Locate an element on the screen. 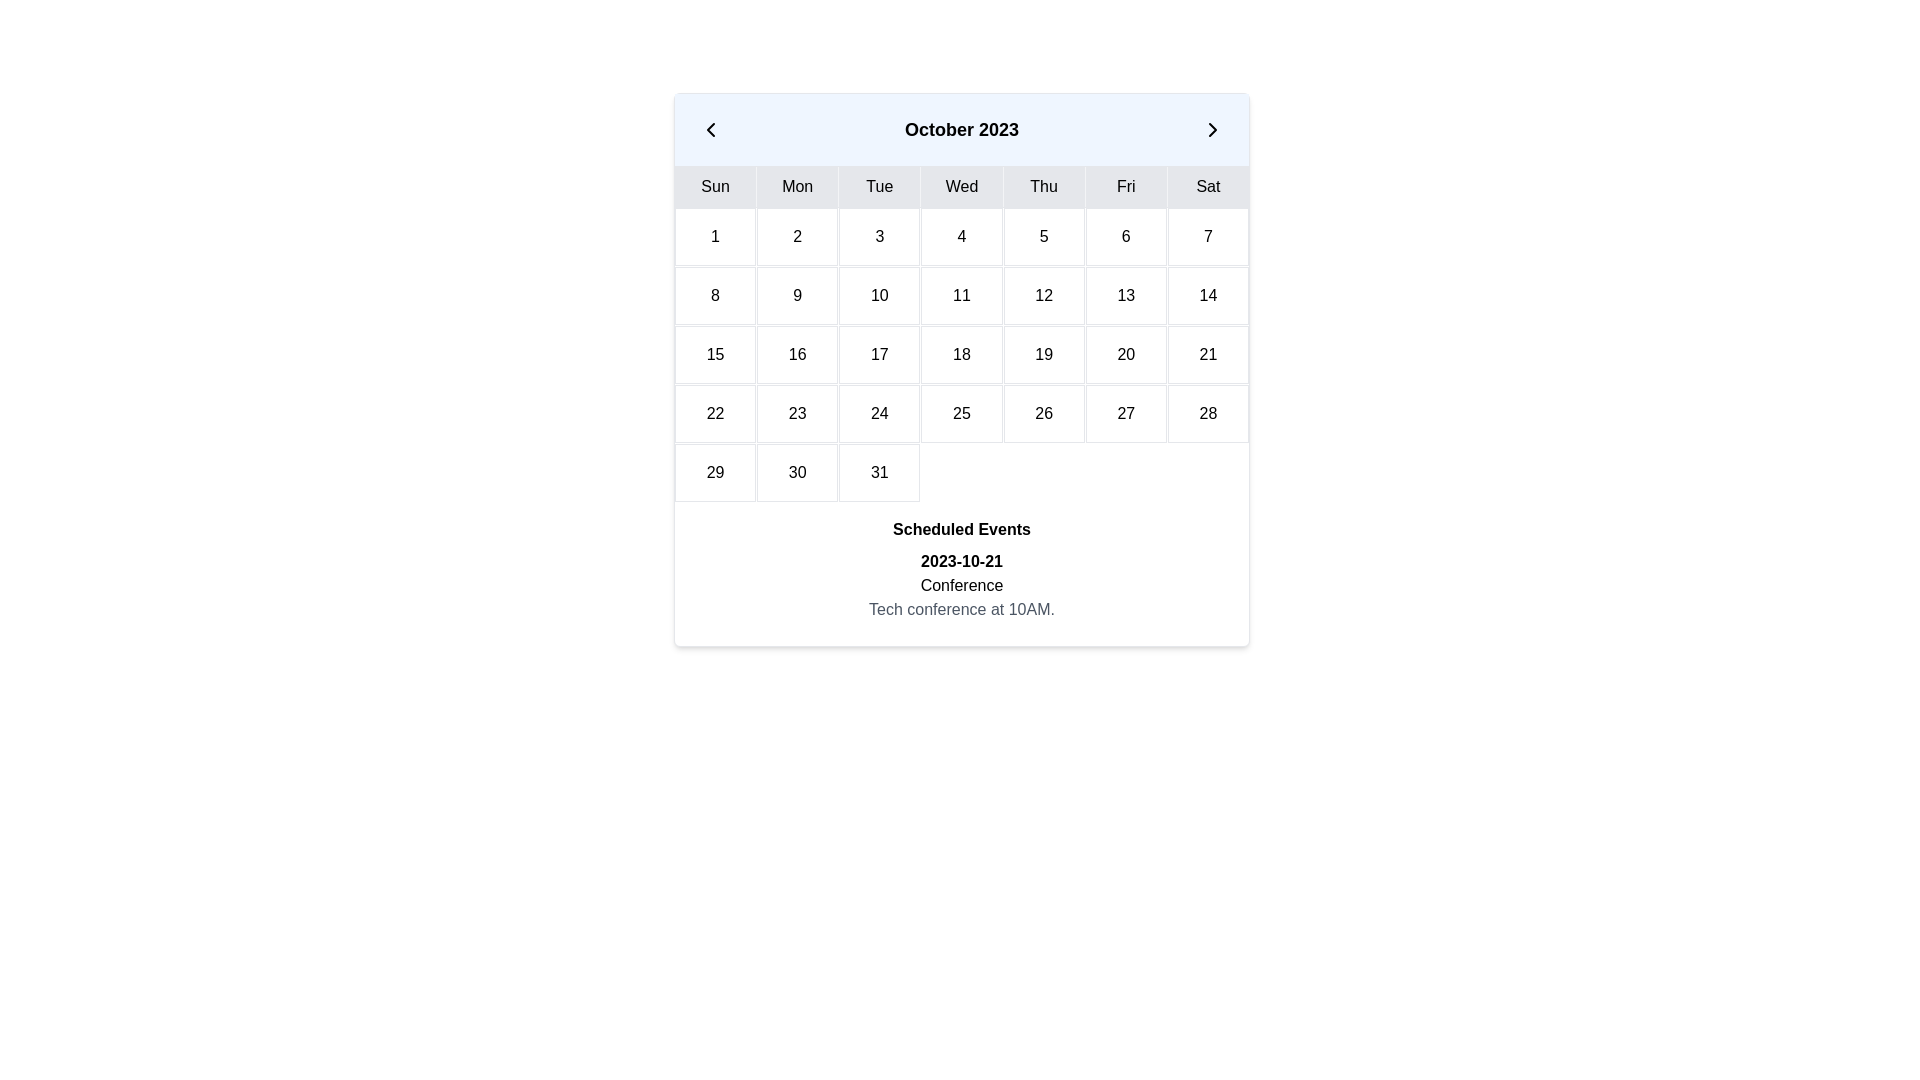 This screenshot has width=1920, height=1080. the calendar grid cell displaying the number '23' is located at coordinates (796, 412).